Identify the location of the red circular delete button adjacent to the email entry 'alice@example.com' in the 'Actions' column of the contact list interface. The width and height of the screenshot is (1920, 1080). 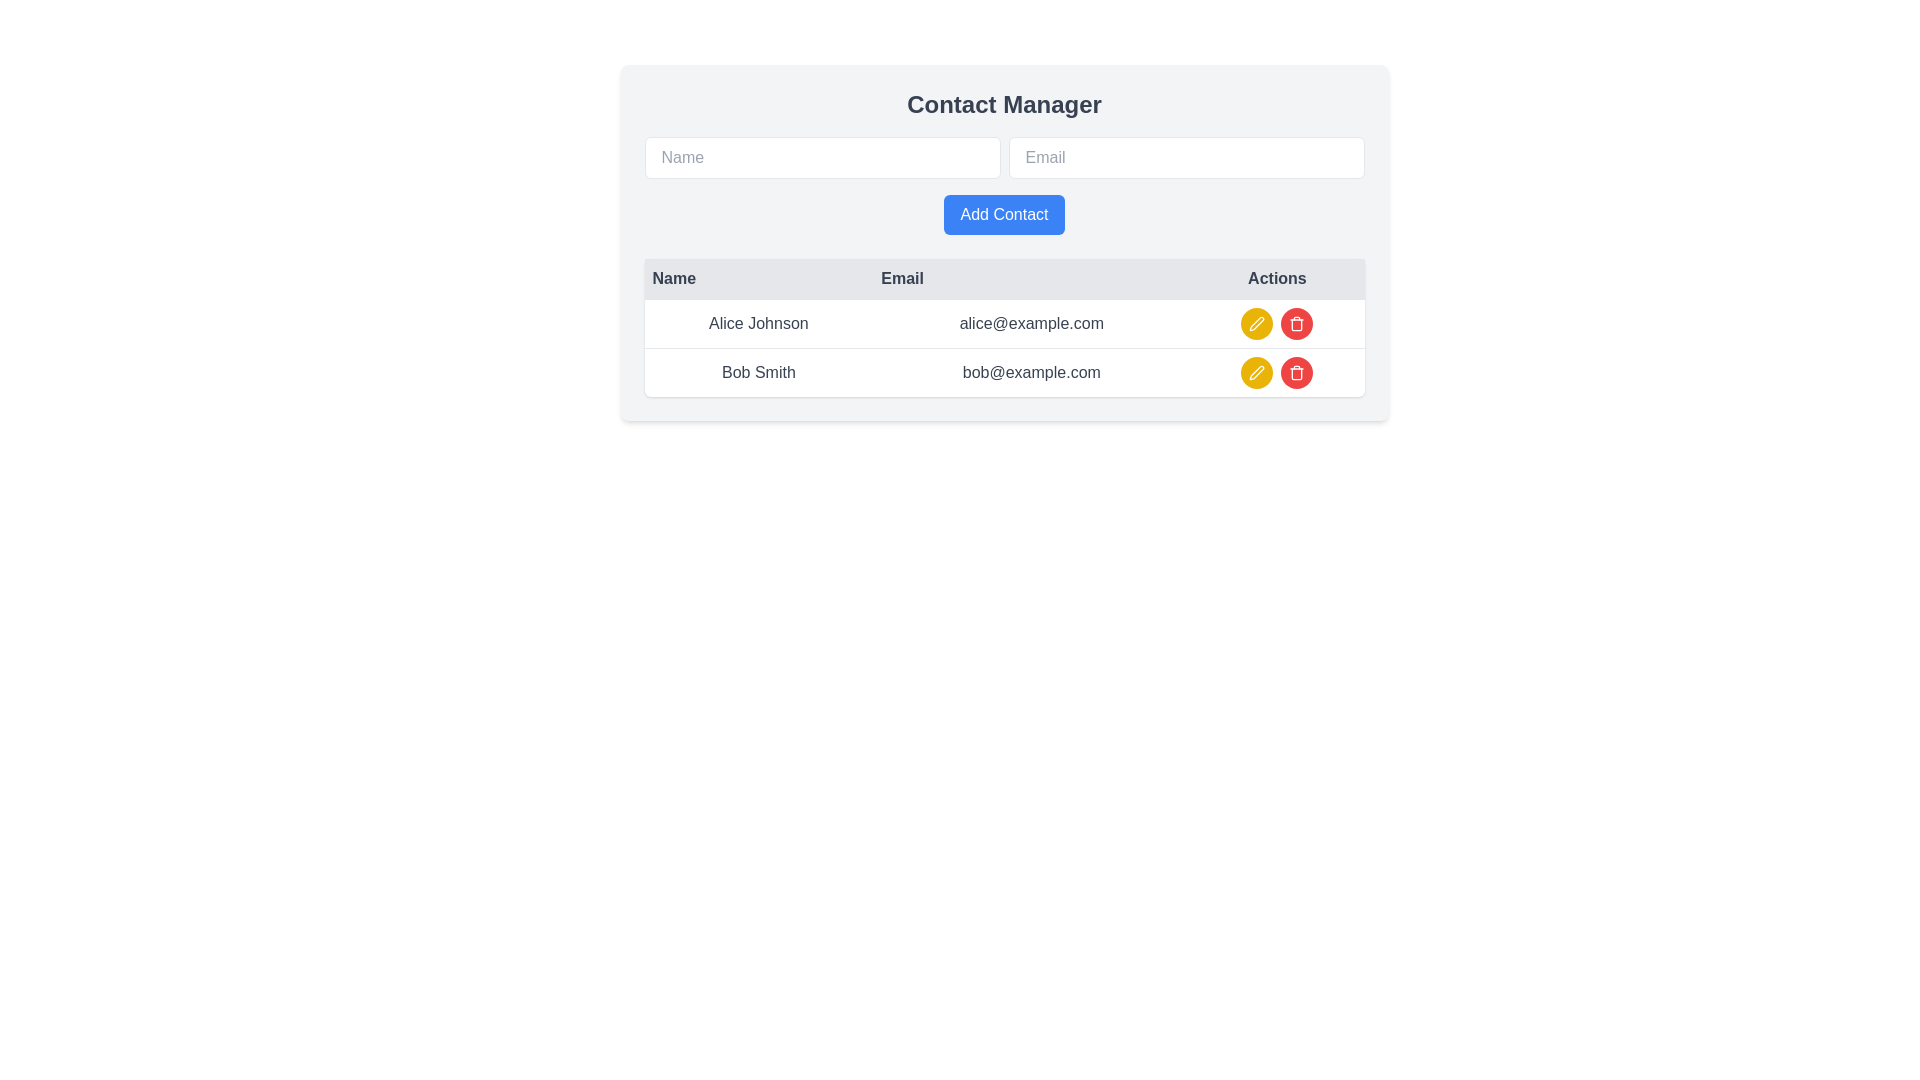
(1276, 323).